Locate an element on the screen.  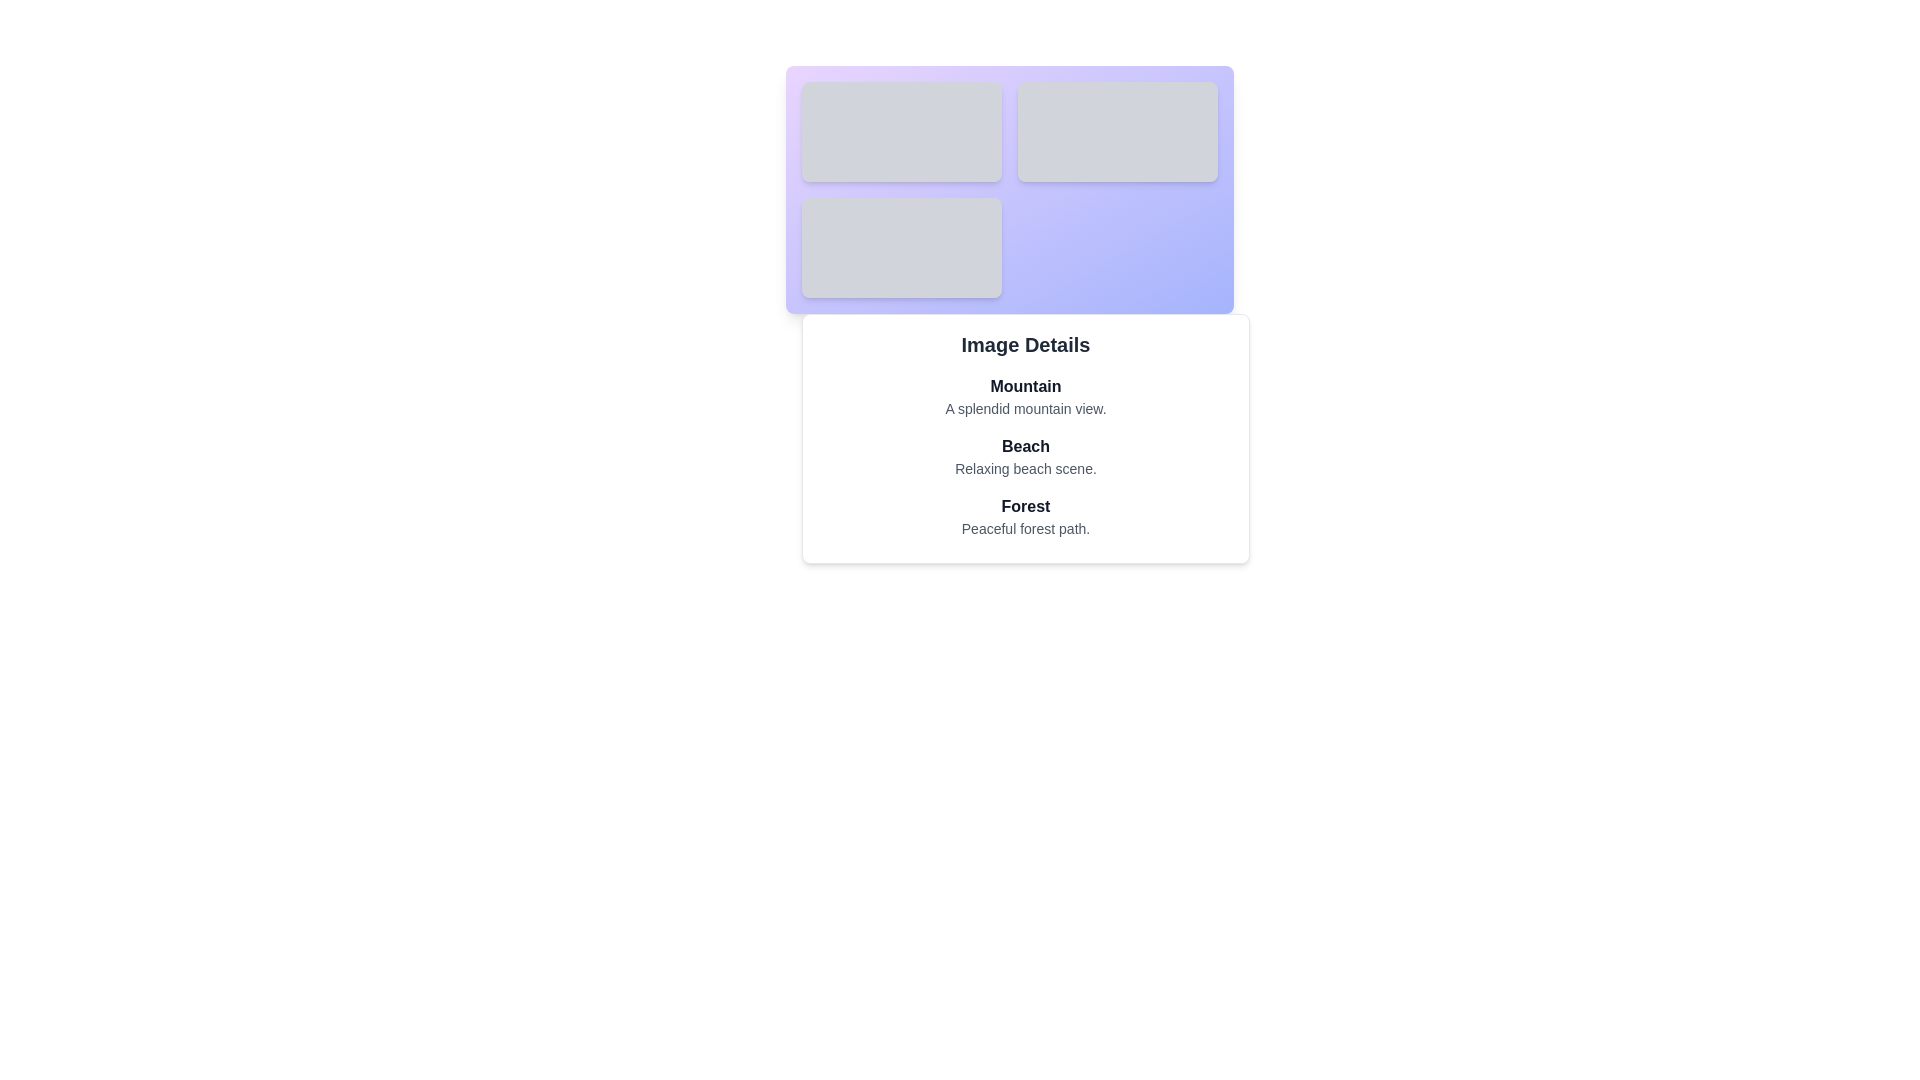
text from the 'Beach' text block, which is the second entry in the 'Image Details' section, displaying bold black text 'Beach' and lighter gray text 'Relaxing beach scene.' is located at coordinates (1026, 456).